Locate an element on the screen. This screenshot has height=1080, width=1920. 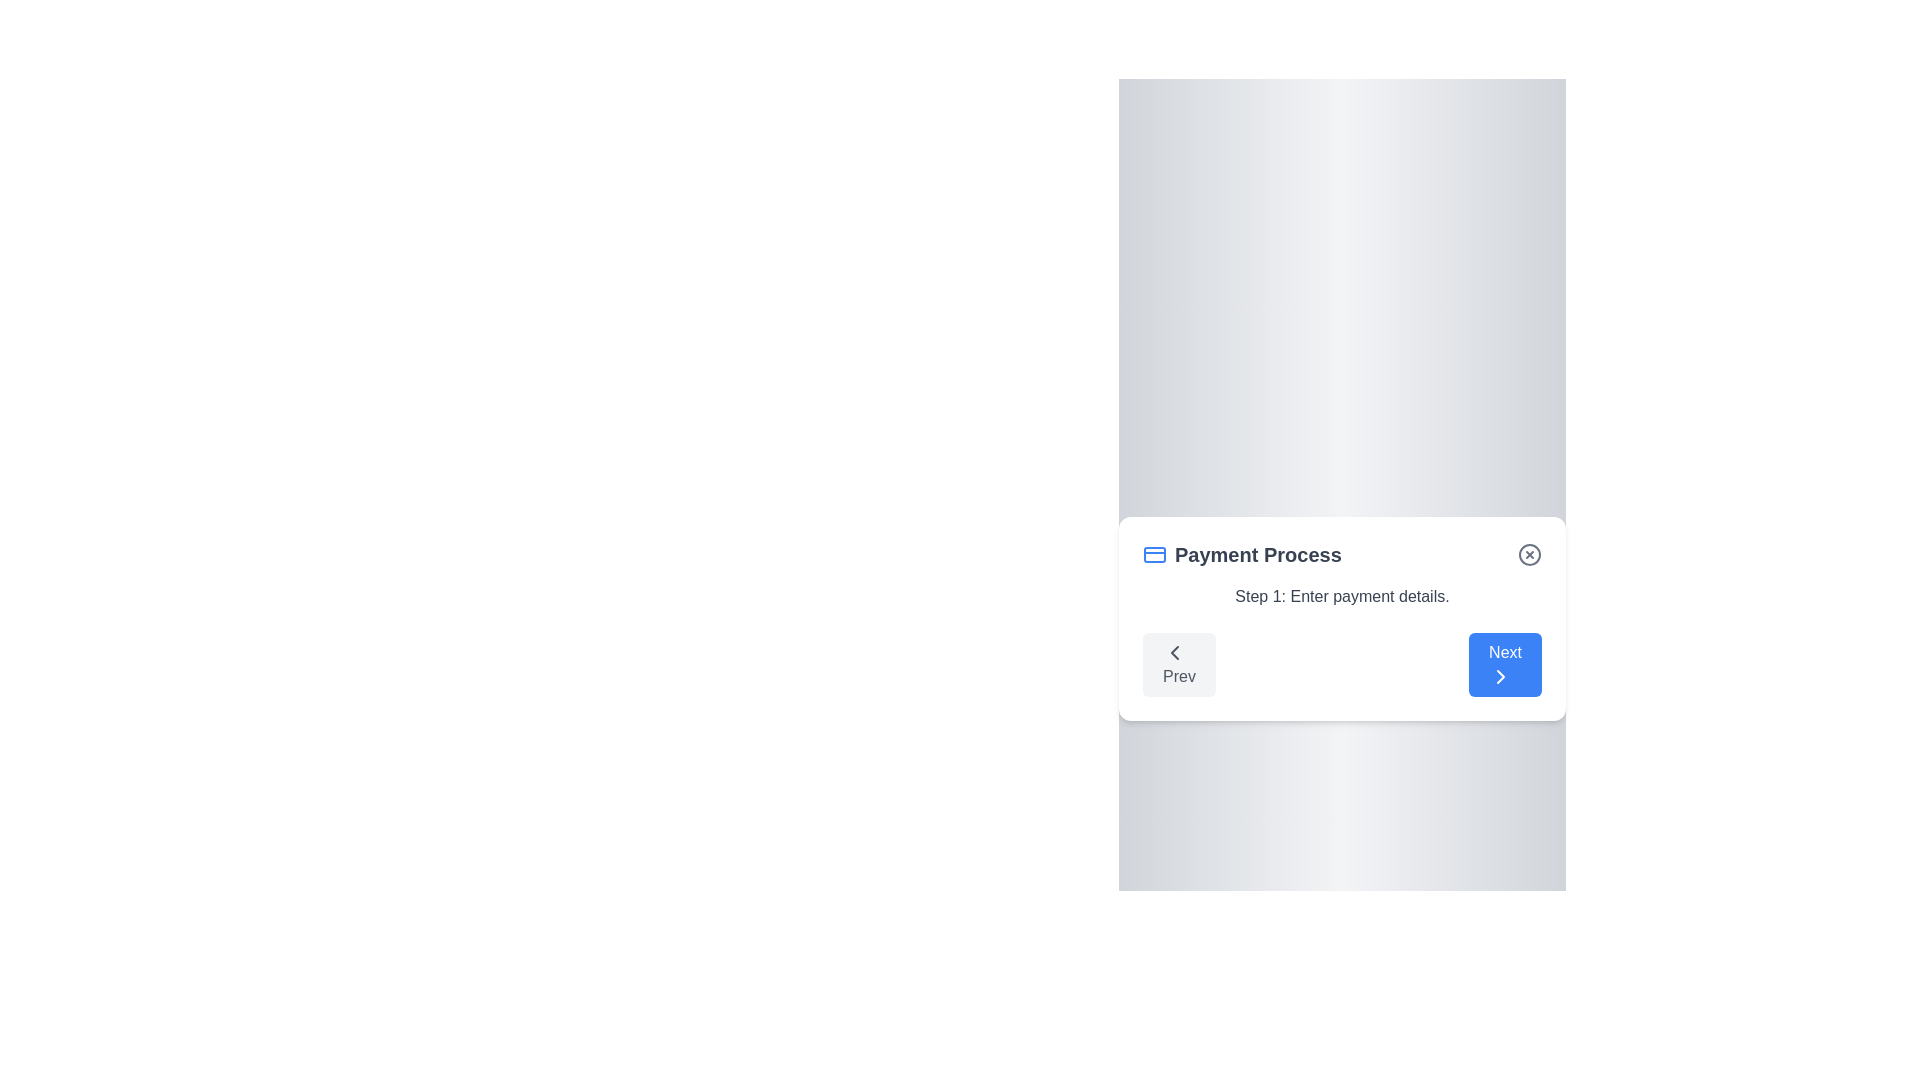
left-pointing chevron icon inside the 'Prev' button, which is located on the left-hand side of the modal footer containing navigation buttons is located at coordinates (1175, 652).